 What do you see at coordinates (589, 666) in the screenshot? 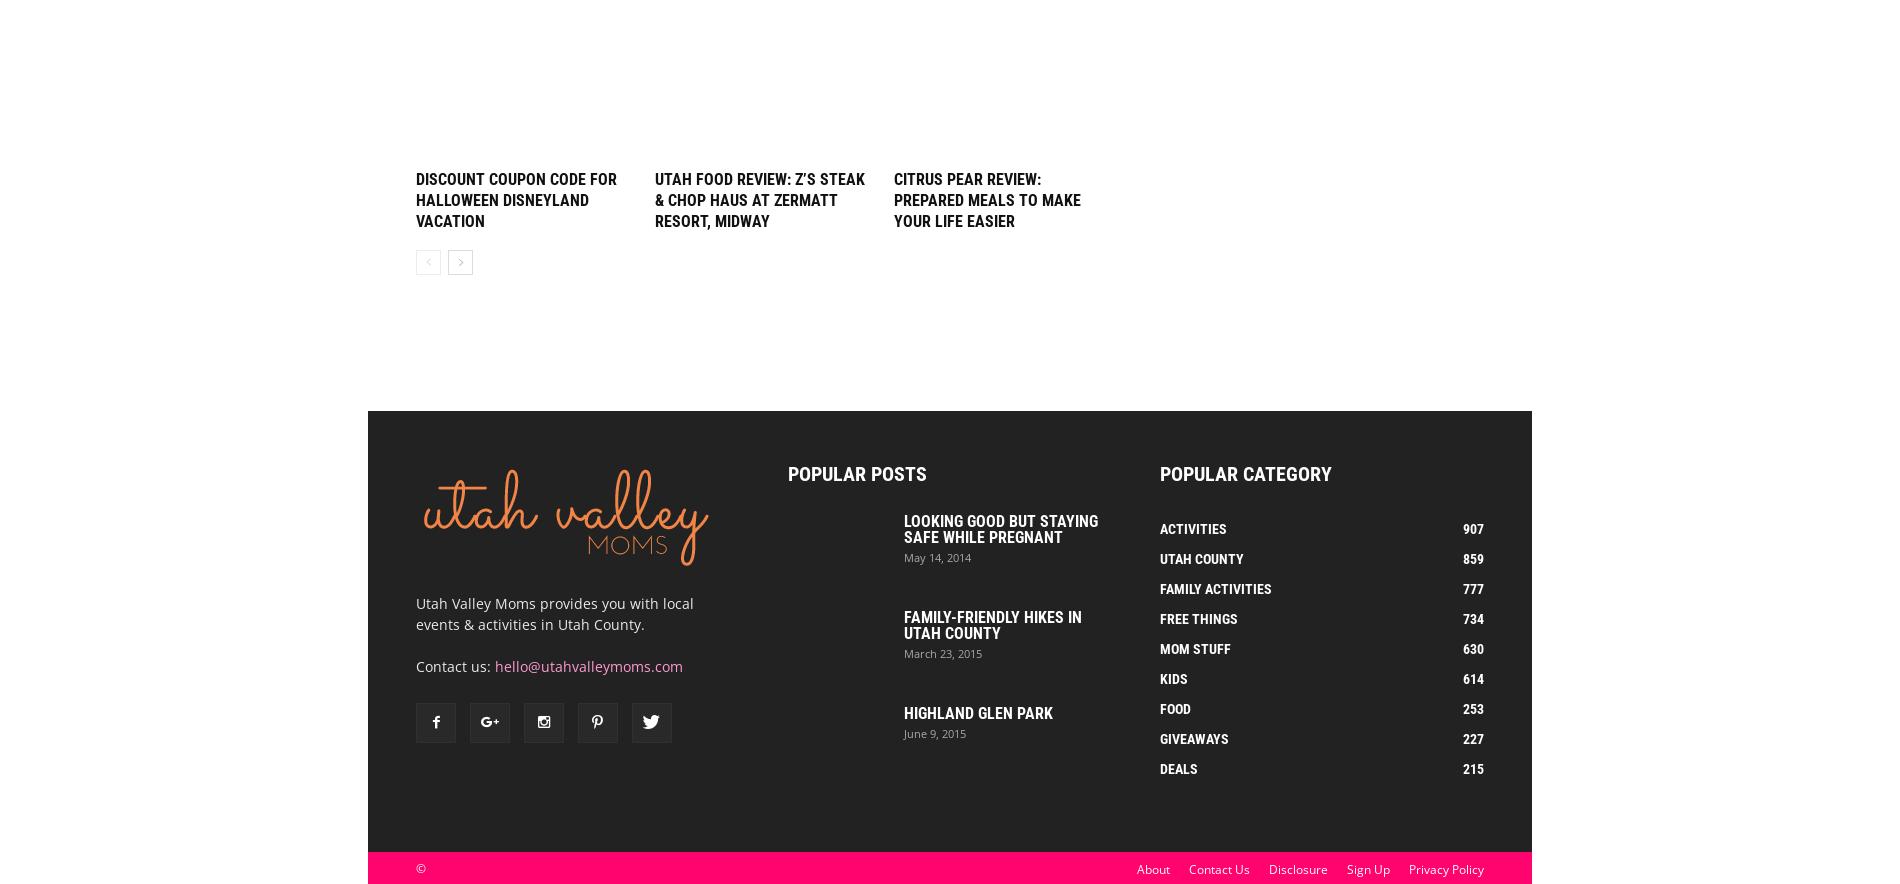
I see `'hello@utahvalleymoms.com'` at bounding box center [589, 666].